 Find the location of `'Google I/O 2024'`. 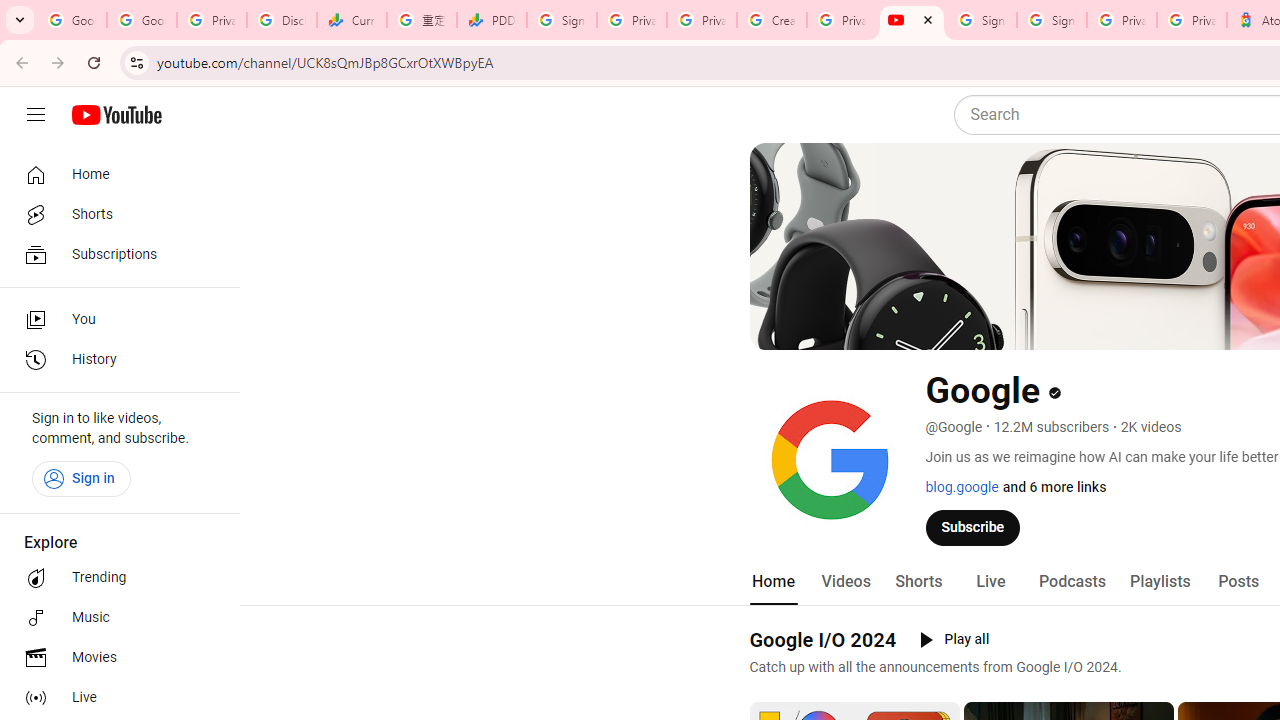

'Google I/O 2024' is located at coordinates (823, 639).